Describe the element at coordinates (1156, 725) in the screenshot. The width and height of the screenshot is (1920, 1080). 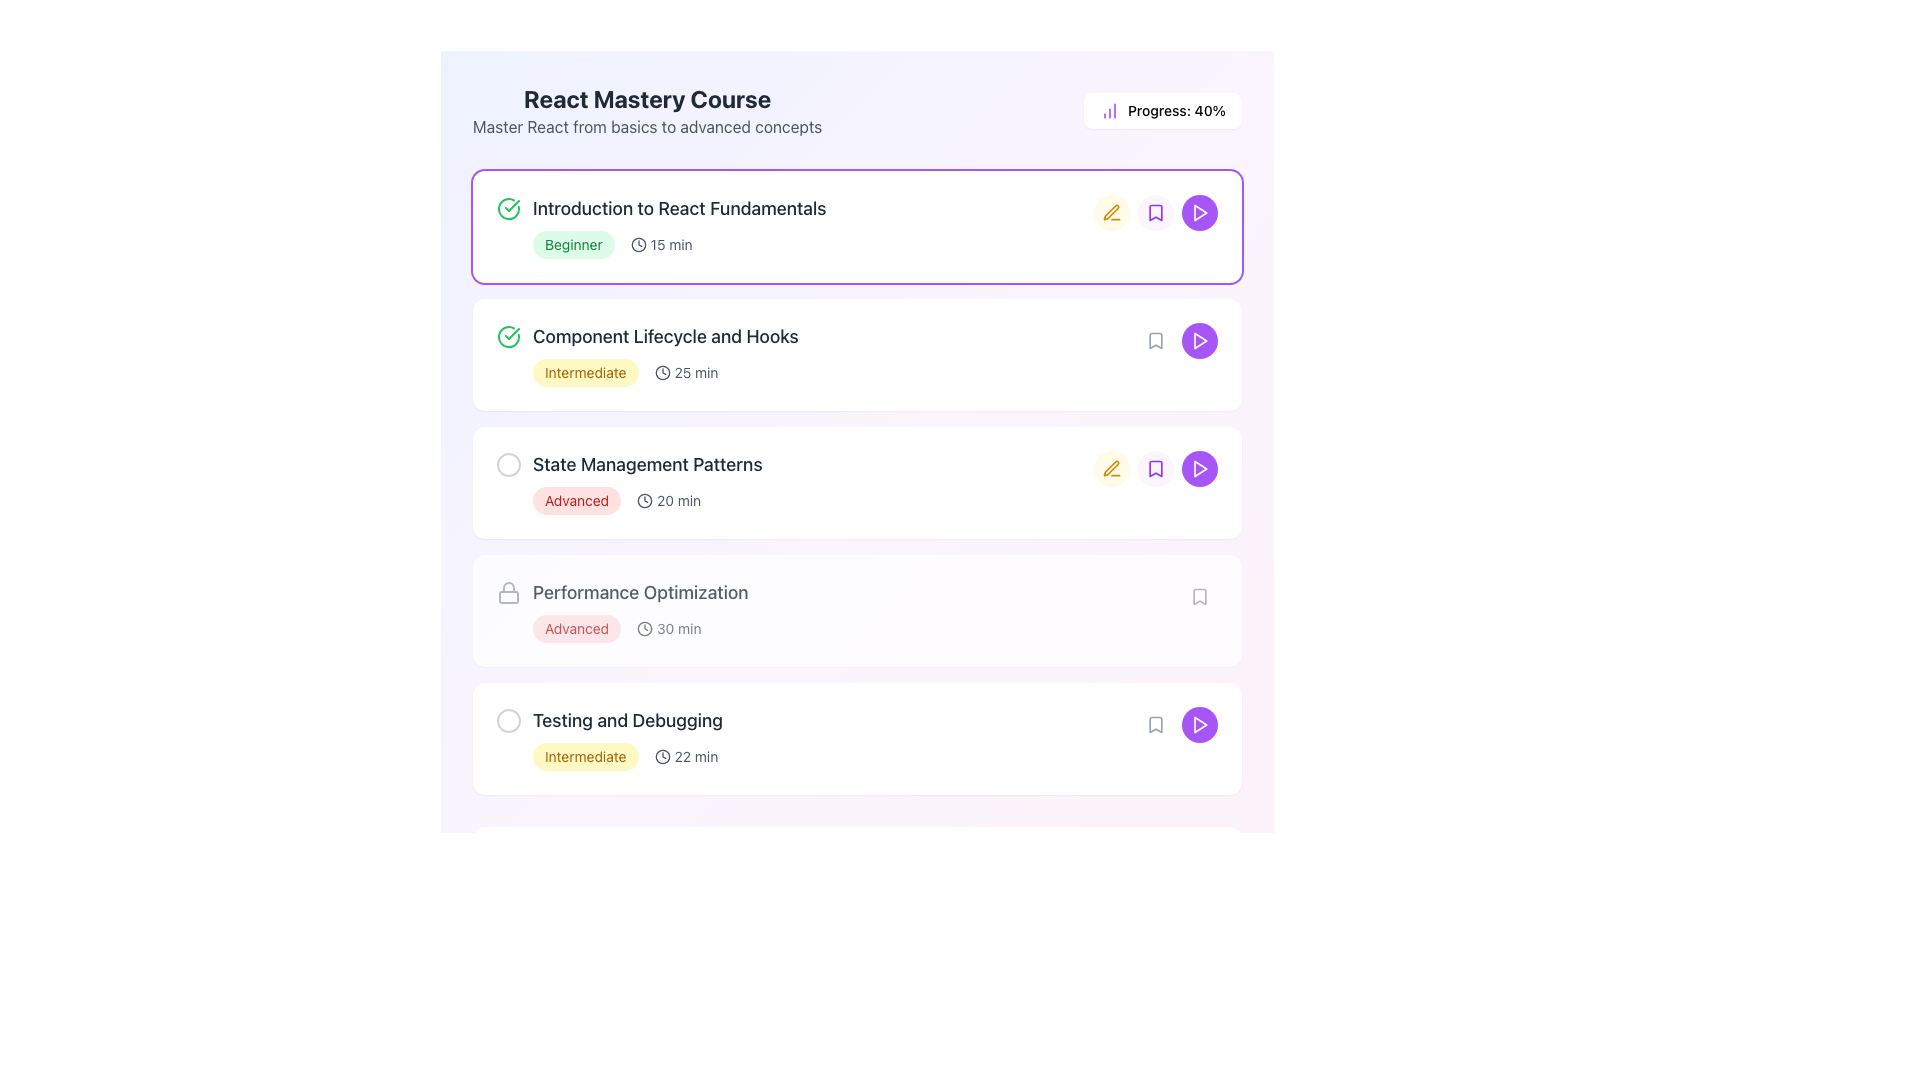
I see `the small bookmark-shaped icon located` at that location.